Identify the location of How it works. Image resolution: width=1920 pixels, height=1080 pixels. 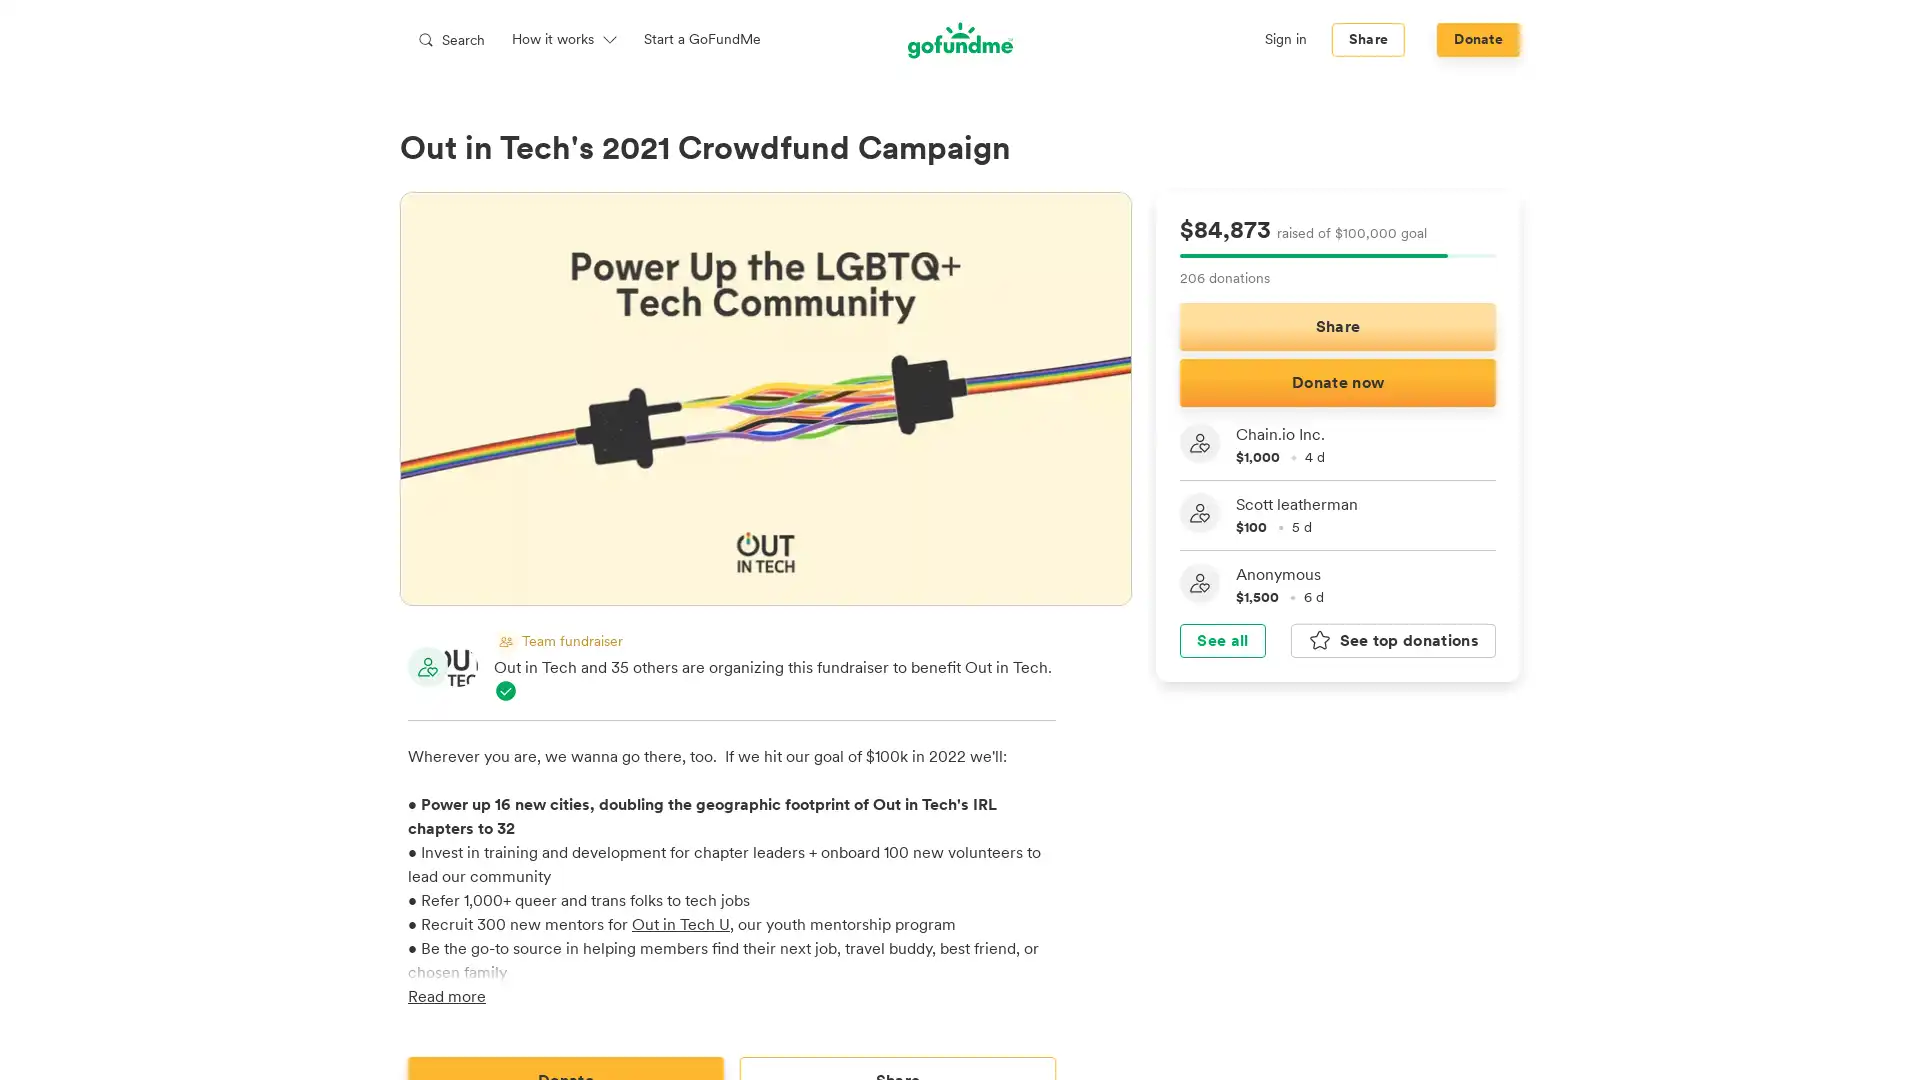
(564, 39).